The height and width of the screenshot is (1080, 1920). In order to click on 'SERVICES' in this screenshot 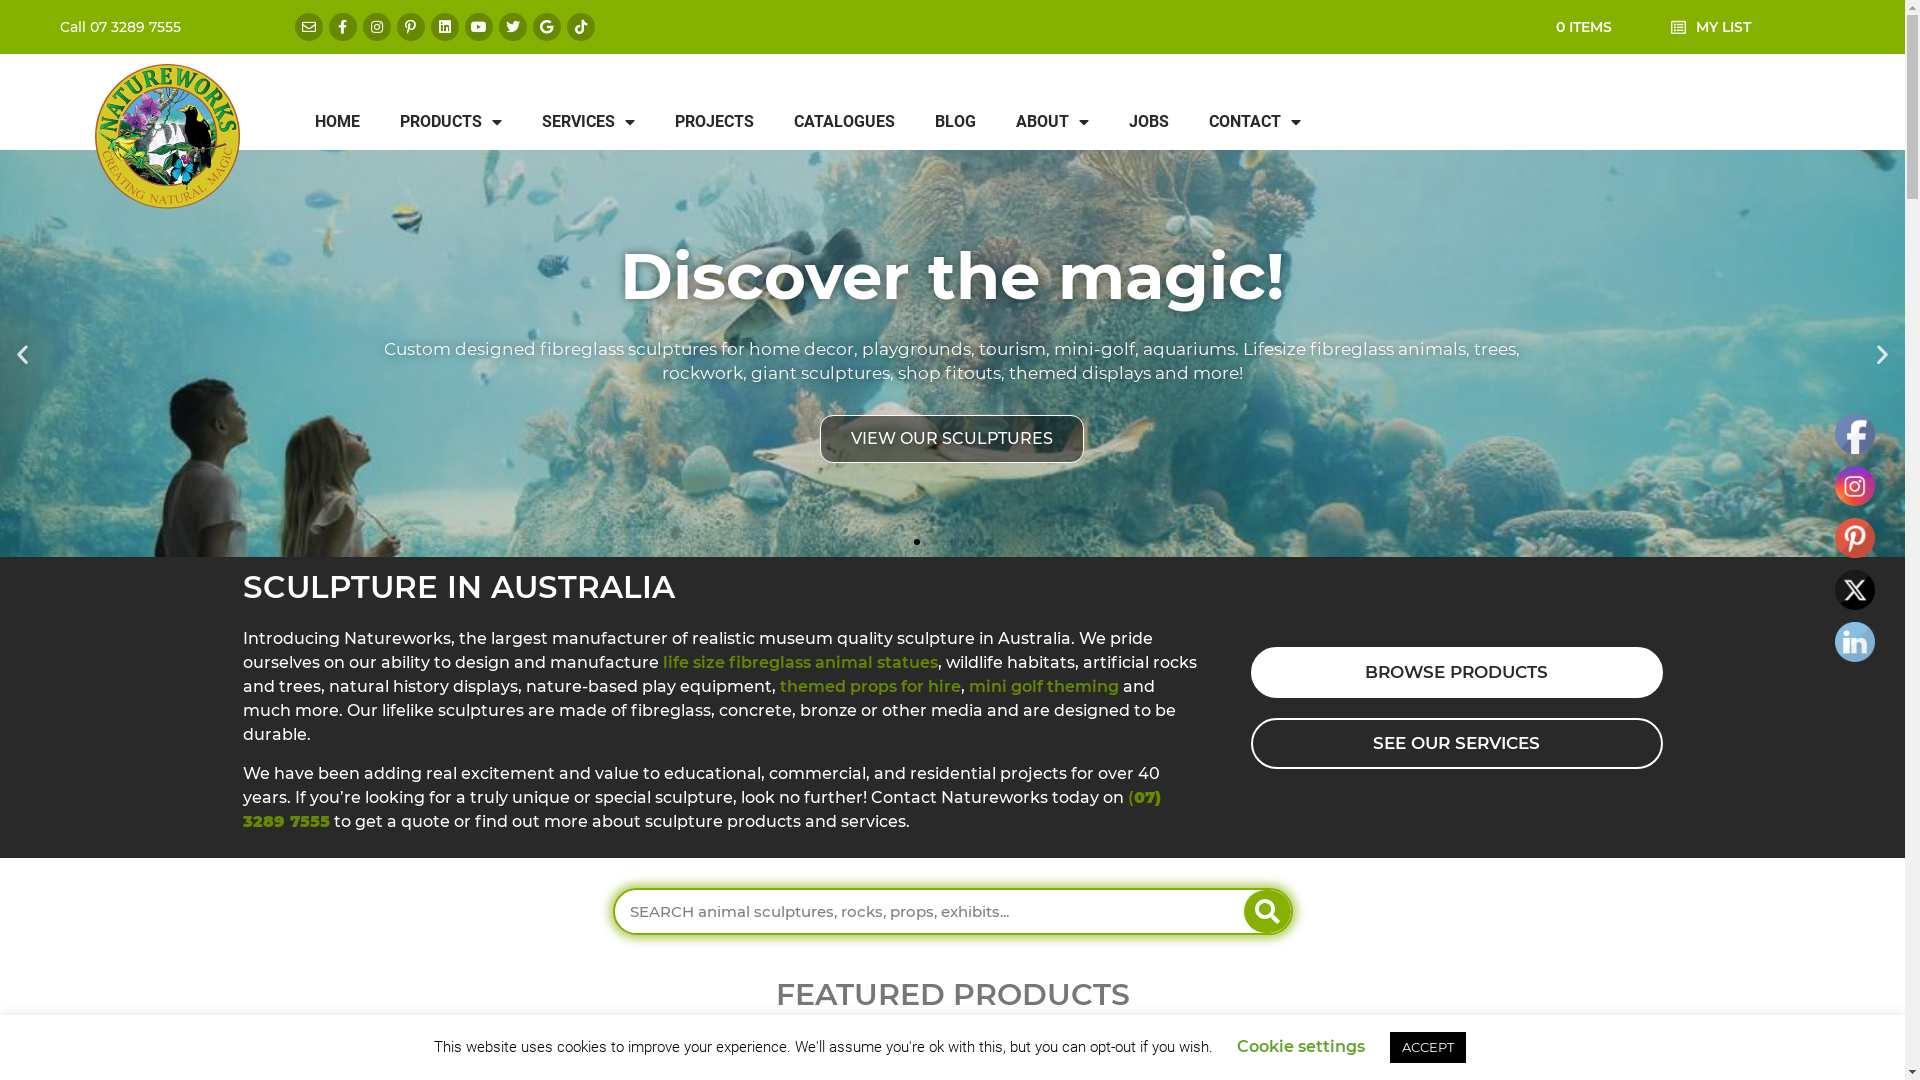, I will do `click(522, 122)`.